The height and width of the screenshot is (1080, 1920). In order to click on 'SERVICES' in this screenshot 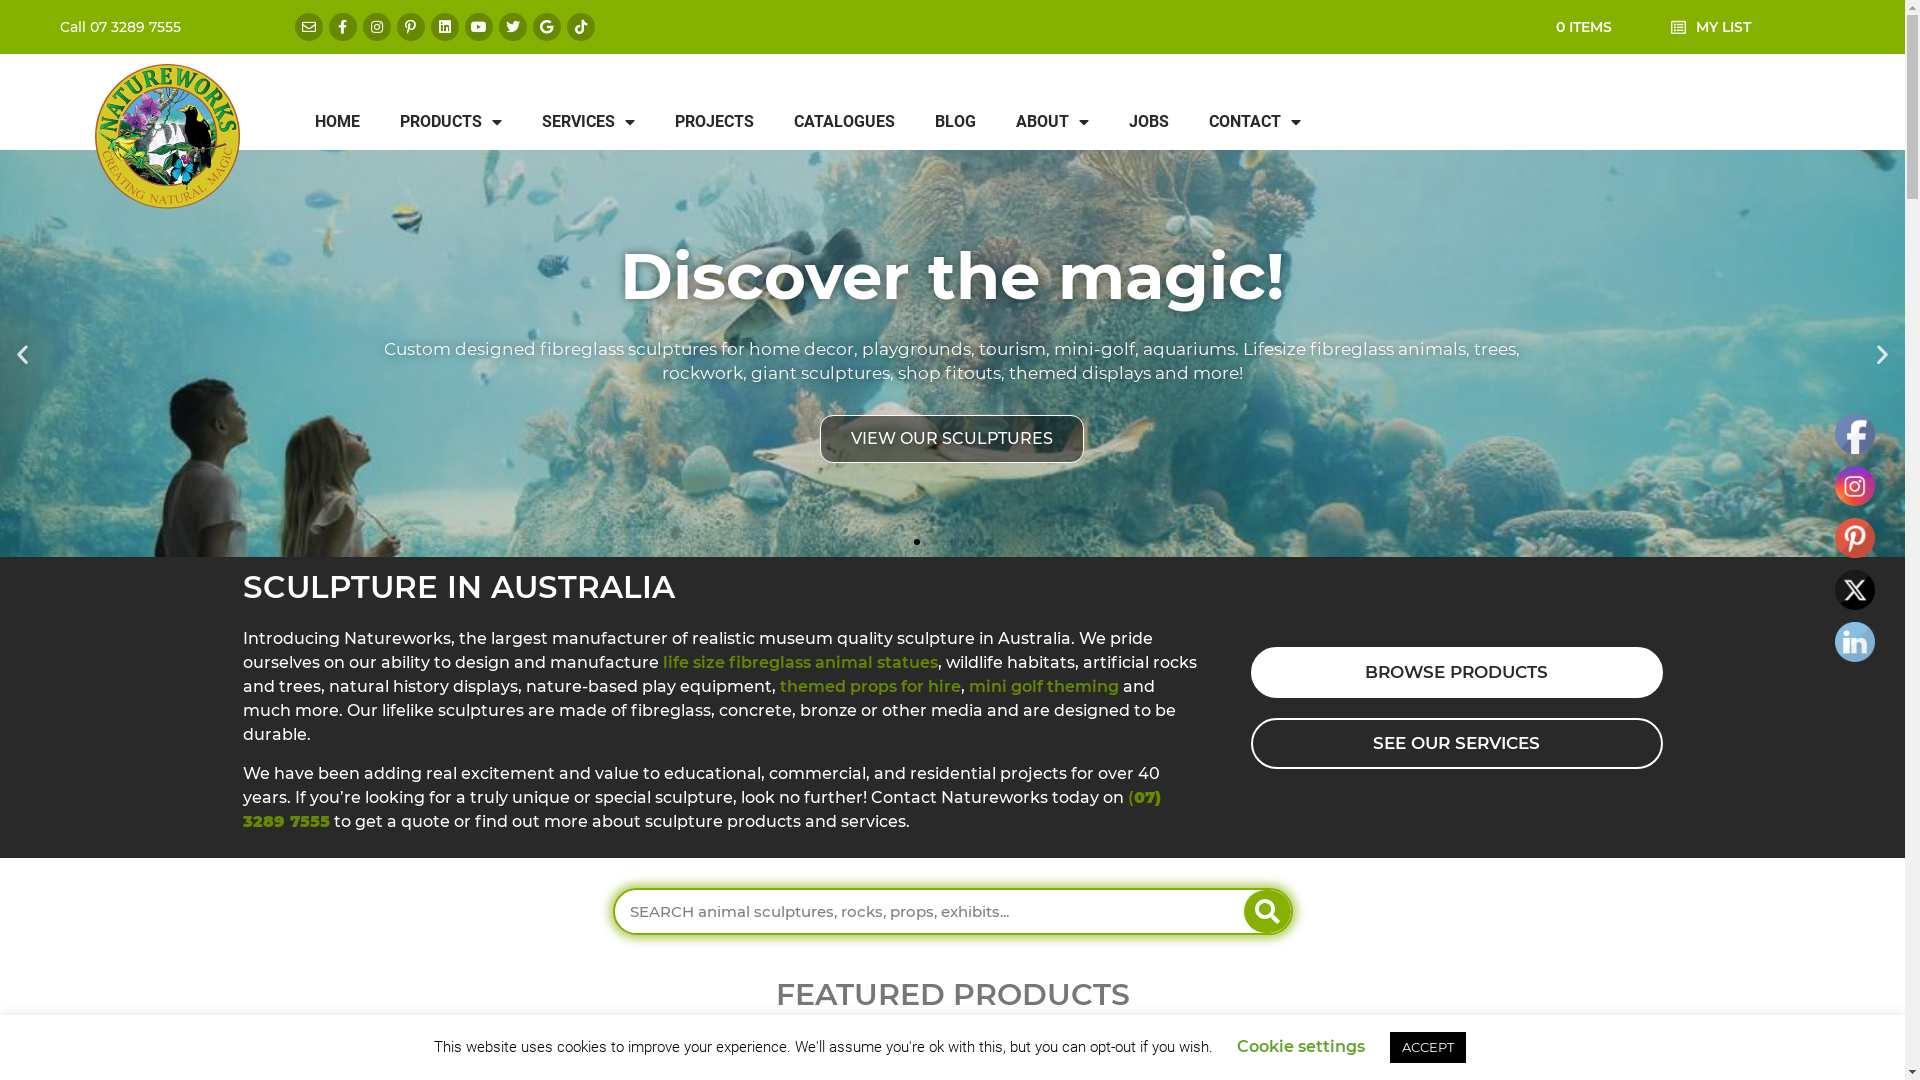, I will do `click(522, 122)`.